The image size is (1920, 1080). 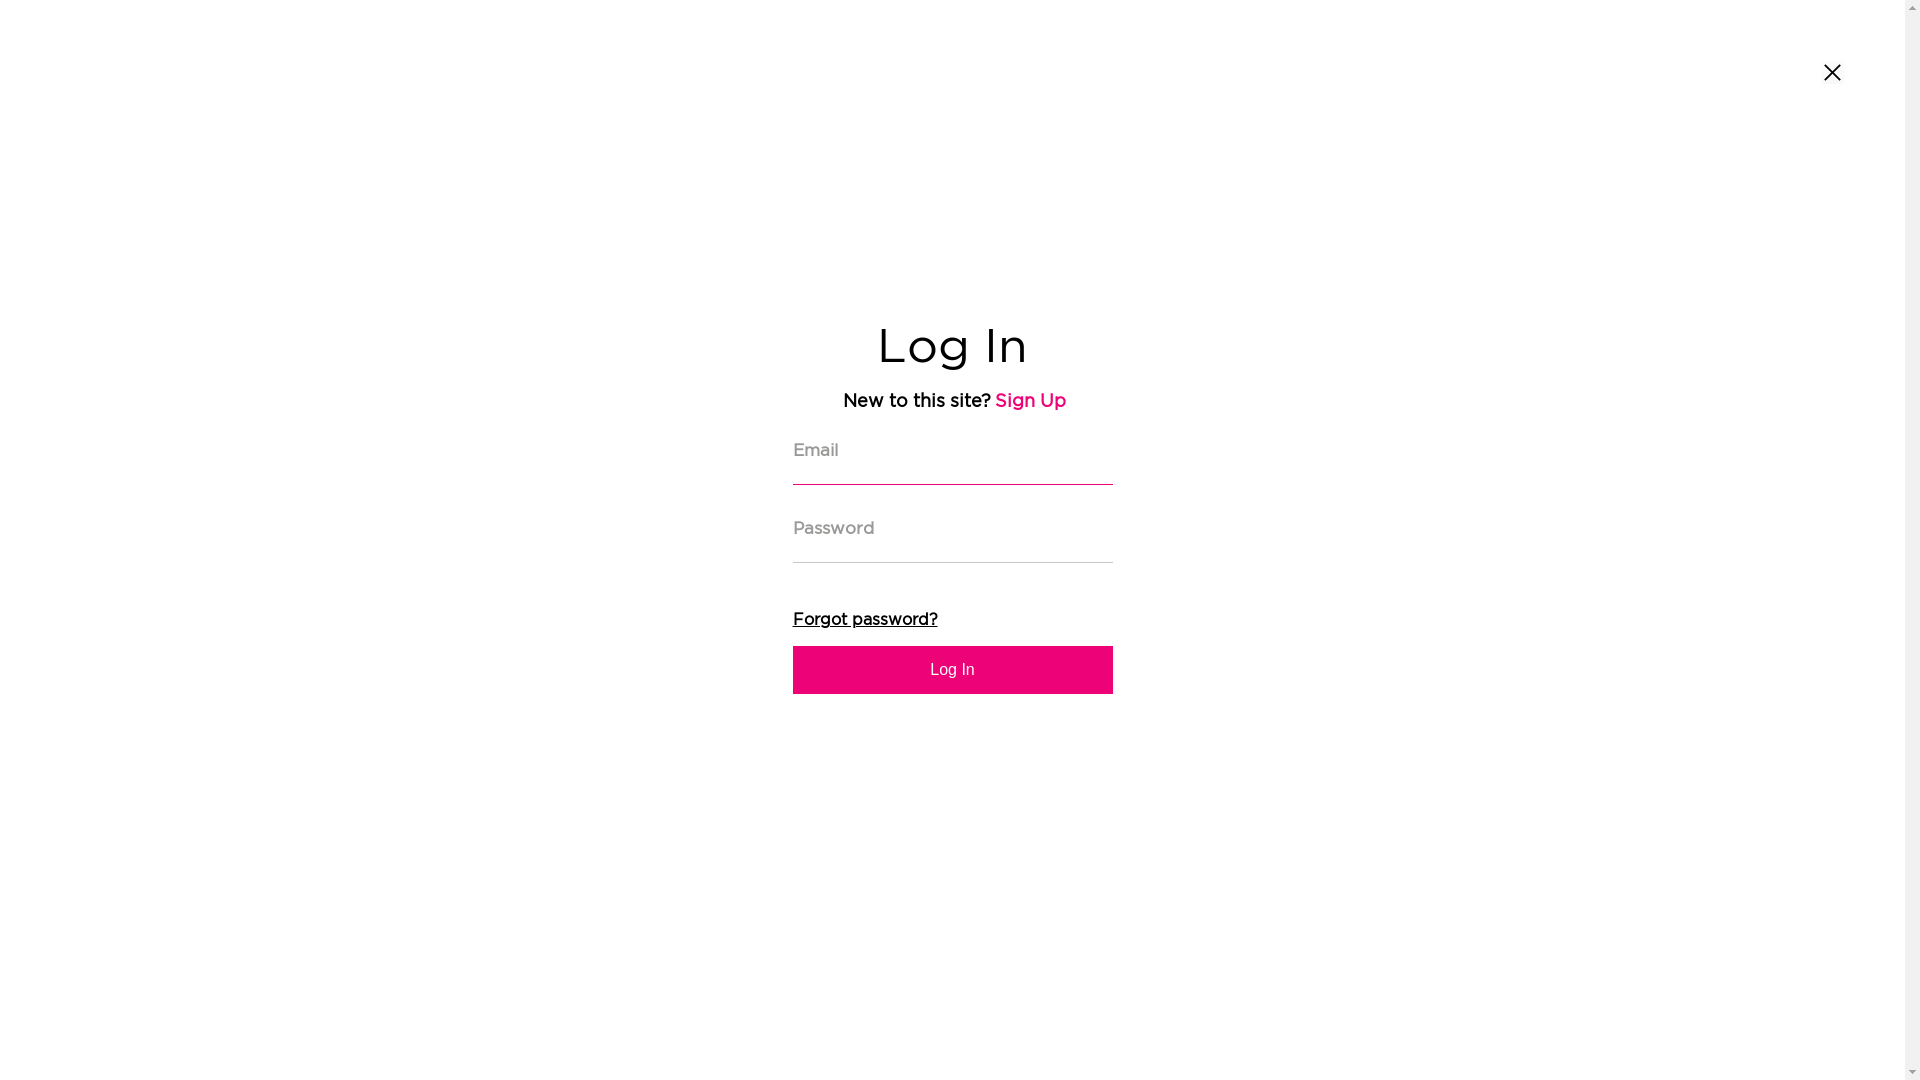 I want to click on 'Log In', so click(x=950, y=670).